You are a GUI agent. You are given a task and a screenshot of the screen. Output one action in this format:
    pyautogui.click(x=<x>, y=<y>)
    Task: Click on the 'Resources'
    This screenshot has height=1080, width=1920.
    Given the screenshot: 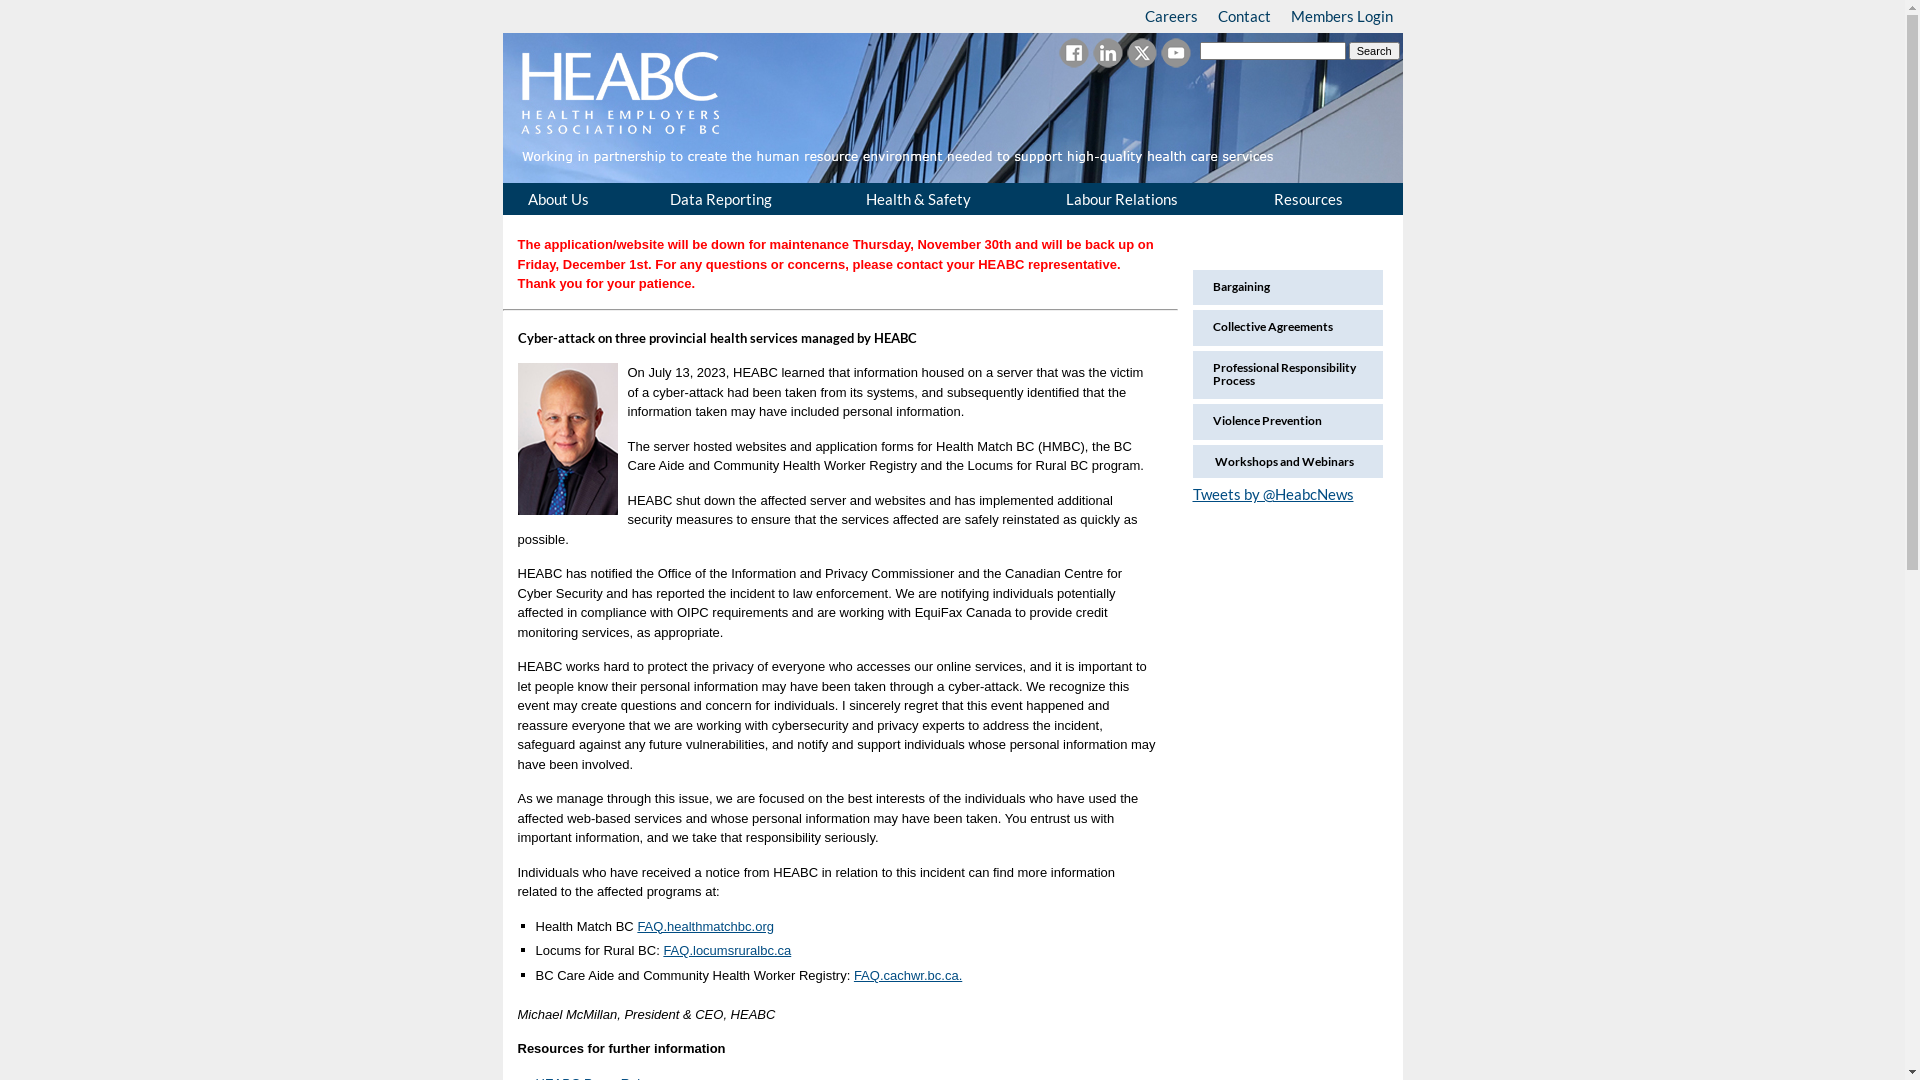 What is the action you would take?
    pyautogui.click(x=1325, y=198)
    